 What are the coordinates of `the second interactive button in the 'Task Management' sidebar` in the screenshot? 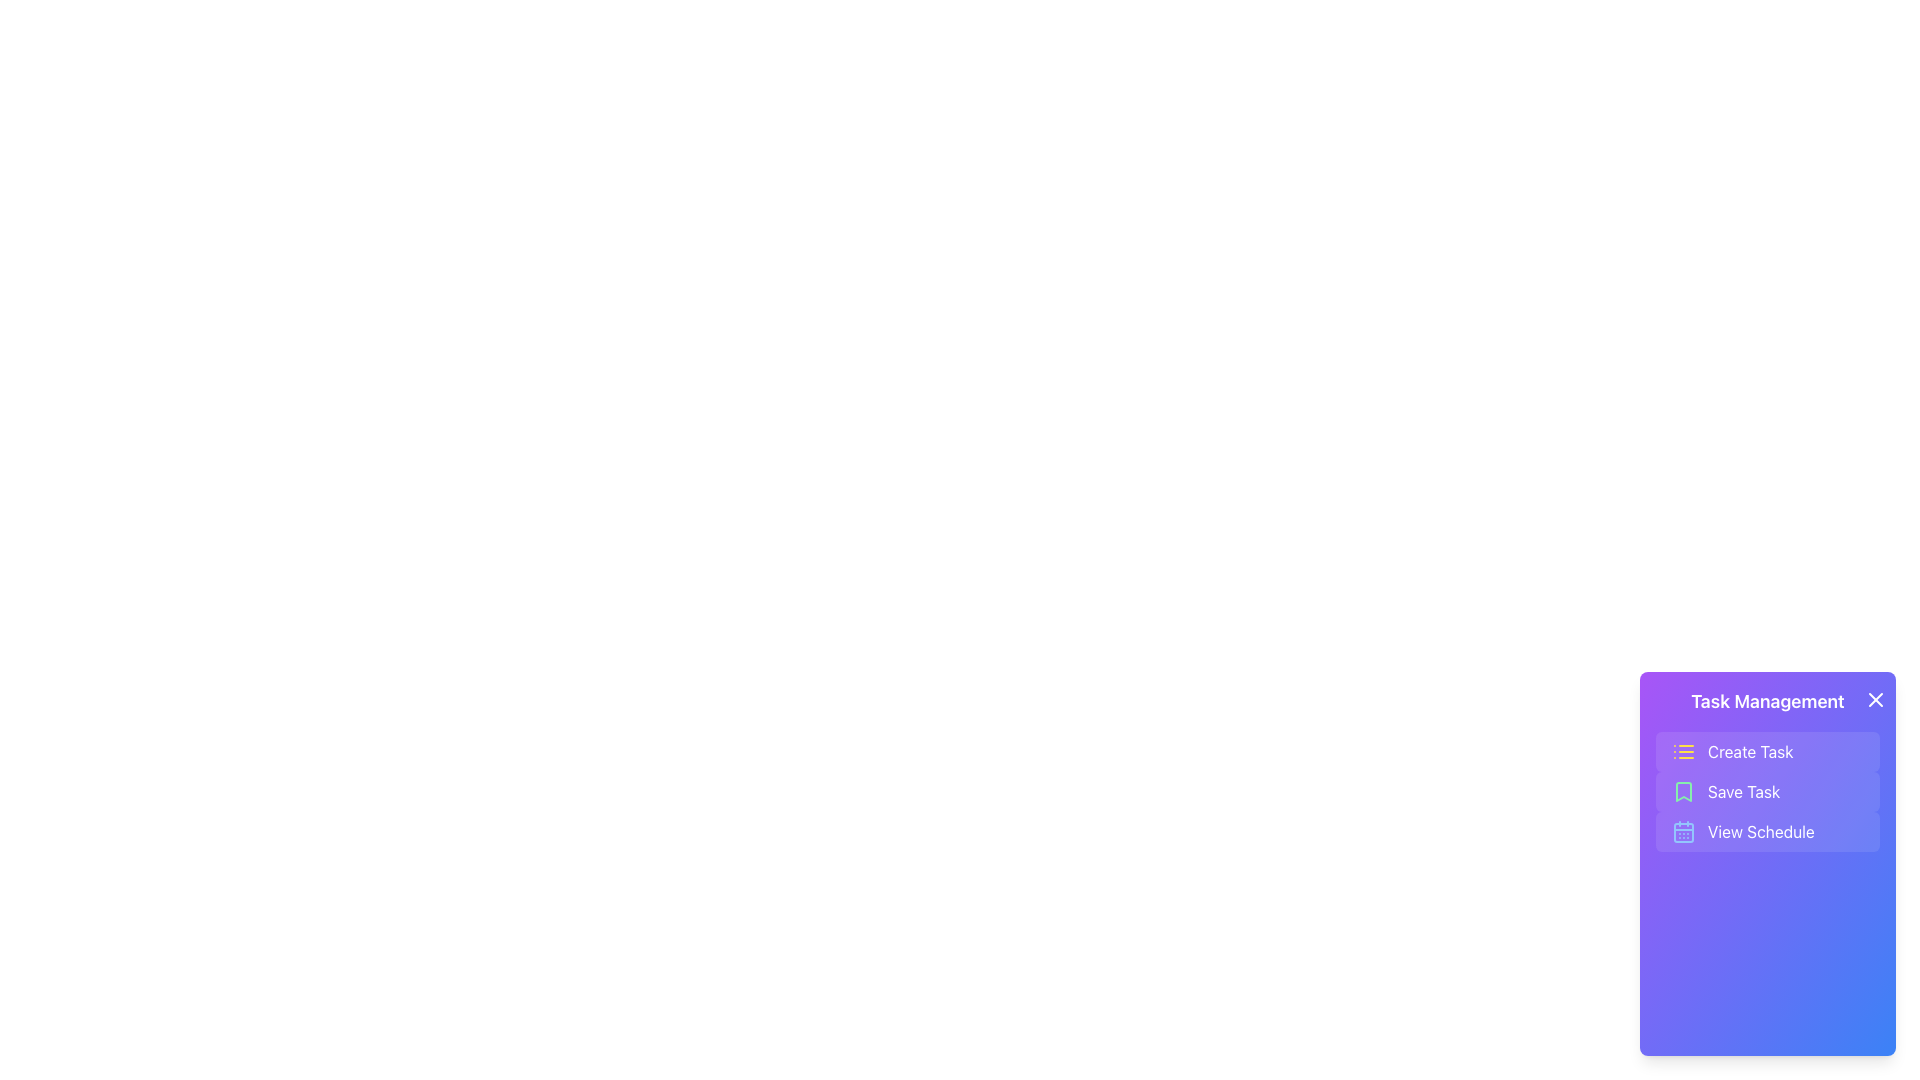 It's located at (1767, 790).